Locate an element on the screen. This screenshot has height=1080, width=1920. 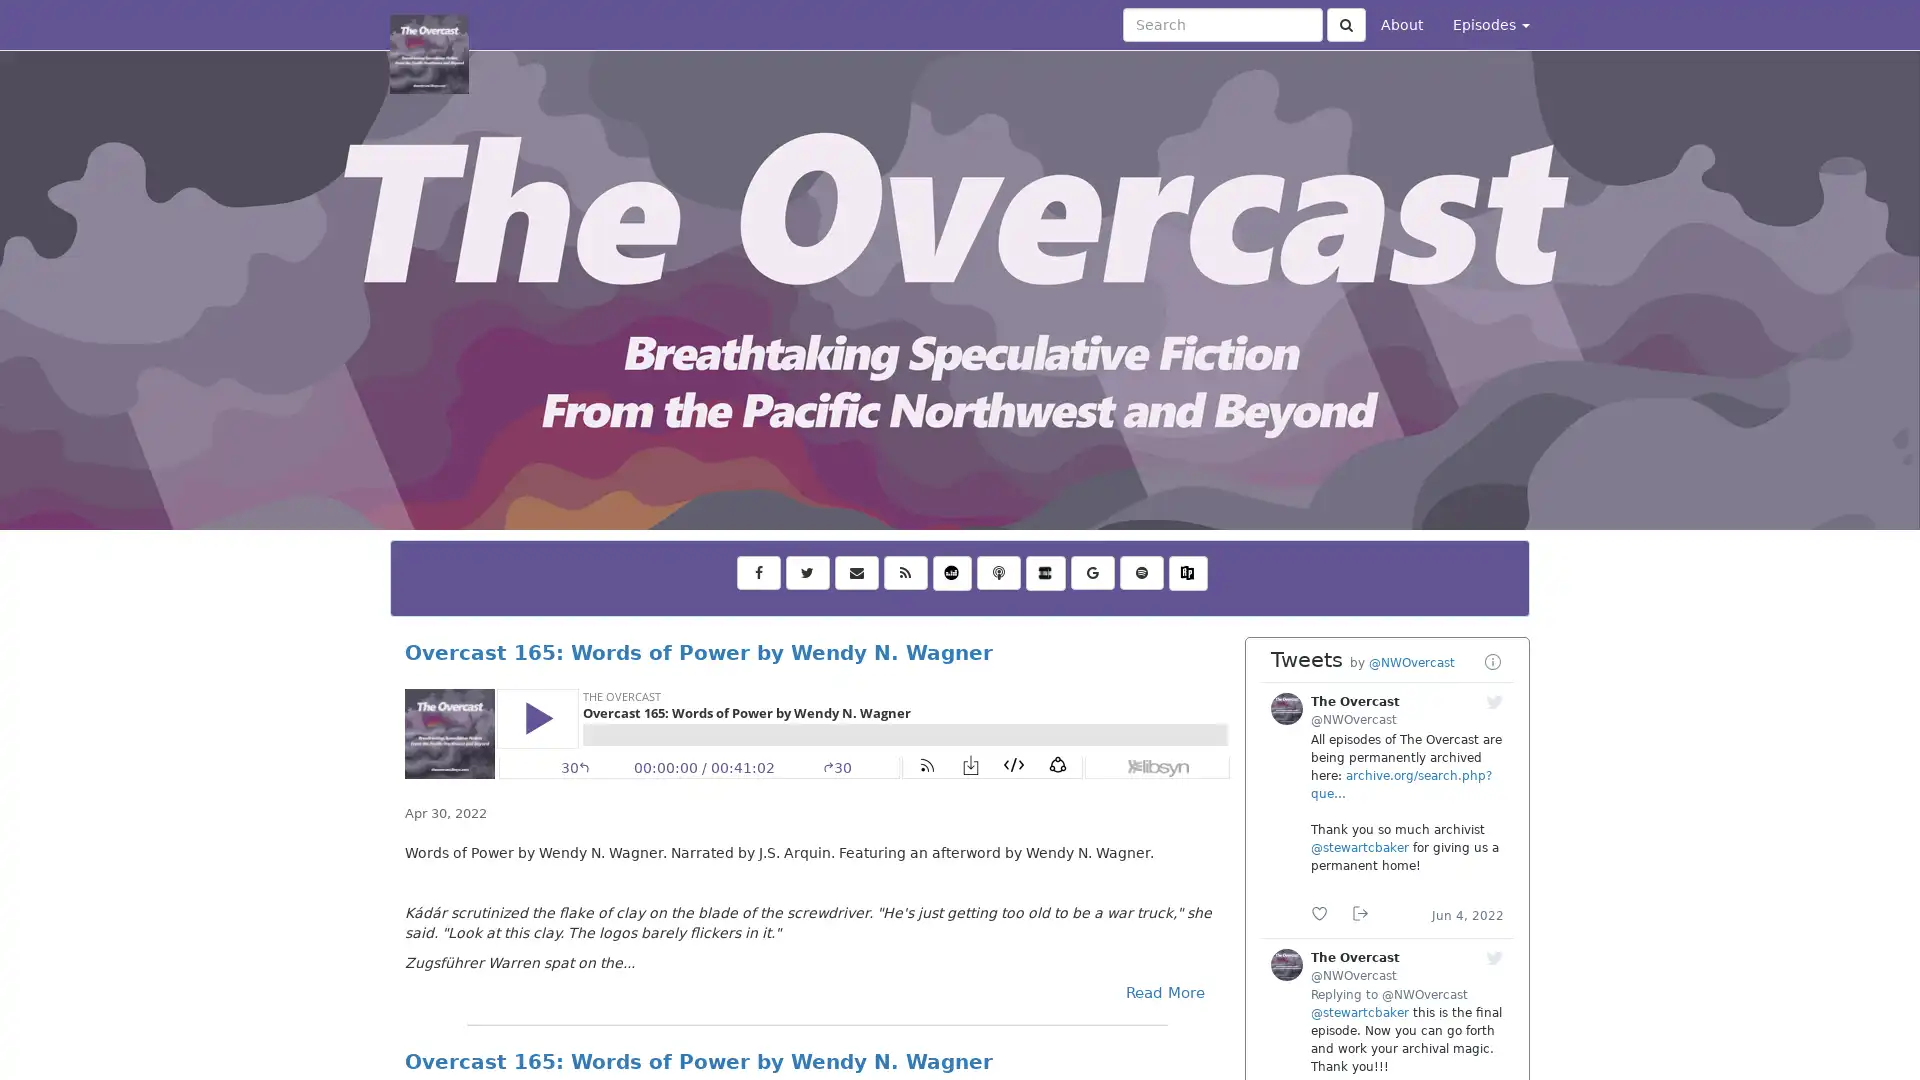
Click to submit search is located at coordinates (1346, 24).